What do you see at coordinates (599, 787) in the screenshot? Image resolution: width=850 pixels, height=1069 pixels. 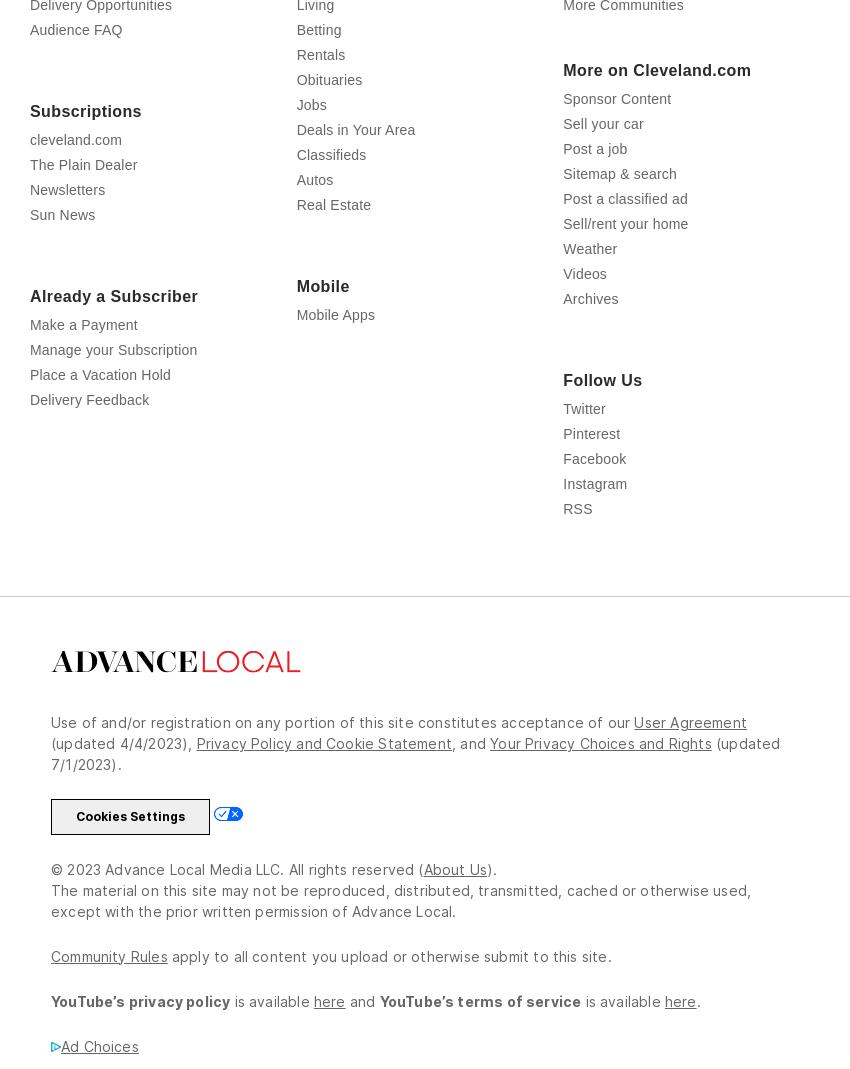 I see `'Your Privacy Choices and Rights'` at bounding box center [599, 787].